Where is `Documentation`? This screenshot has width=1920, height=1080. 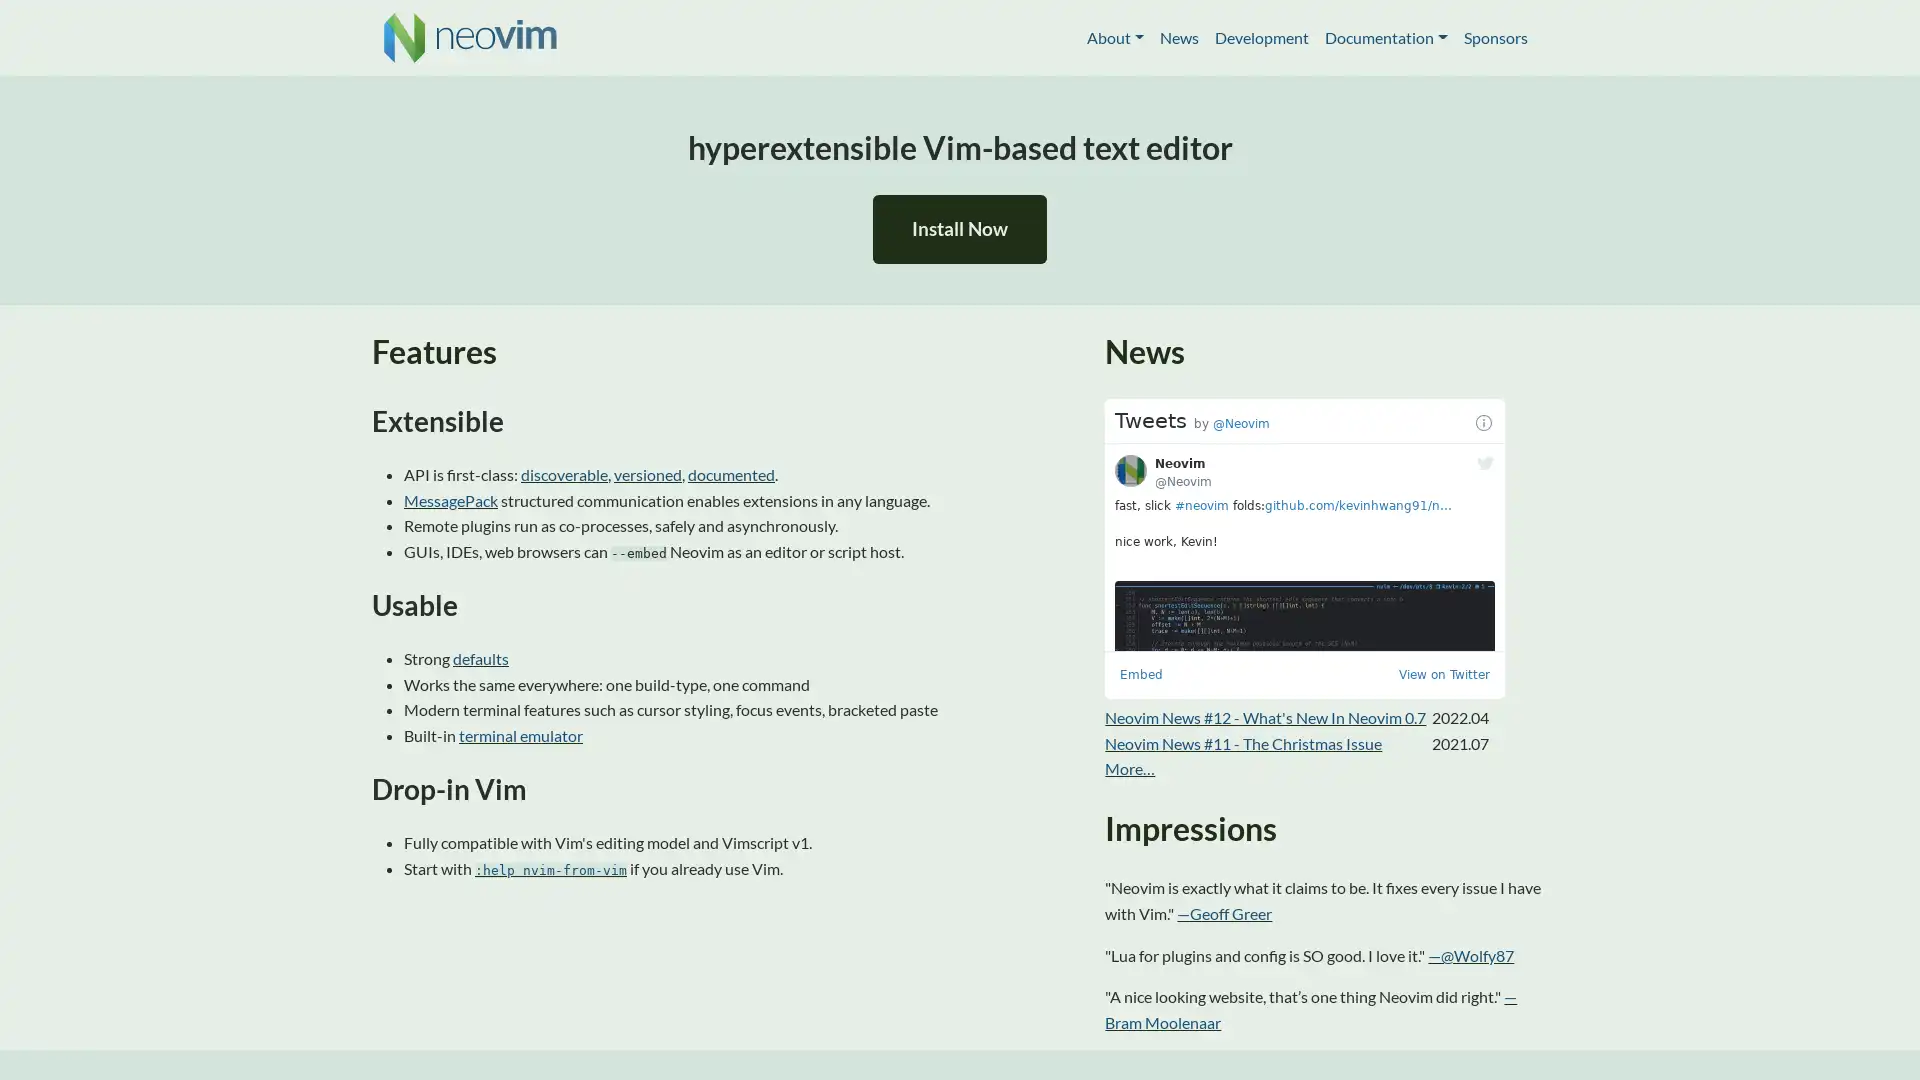 Documentation is located at coordinates (1385, 37).